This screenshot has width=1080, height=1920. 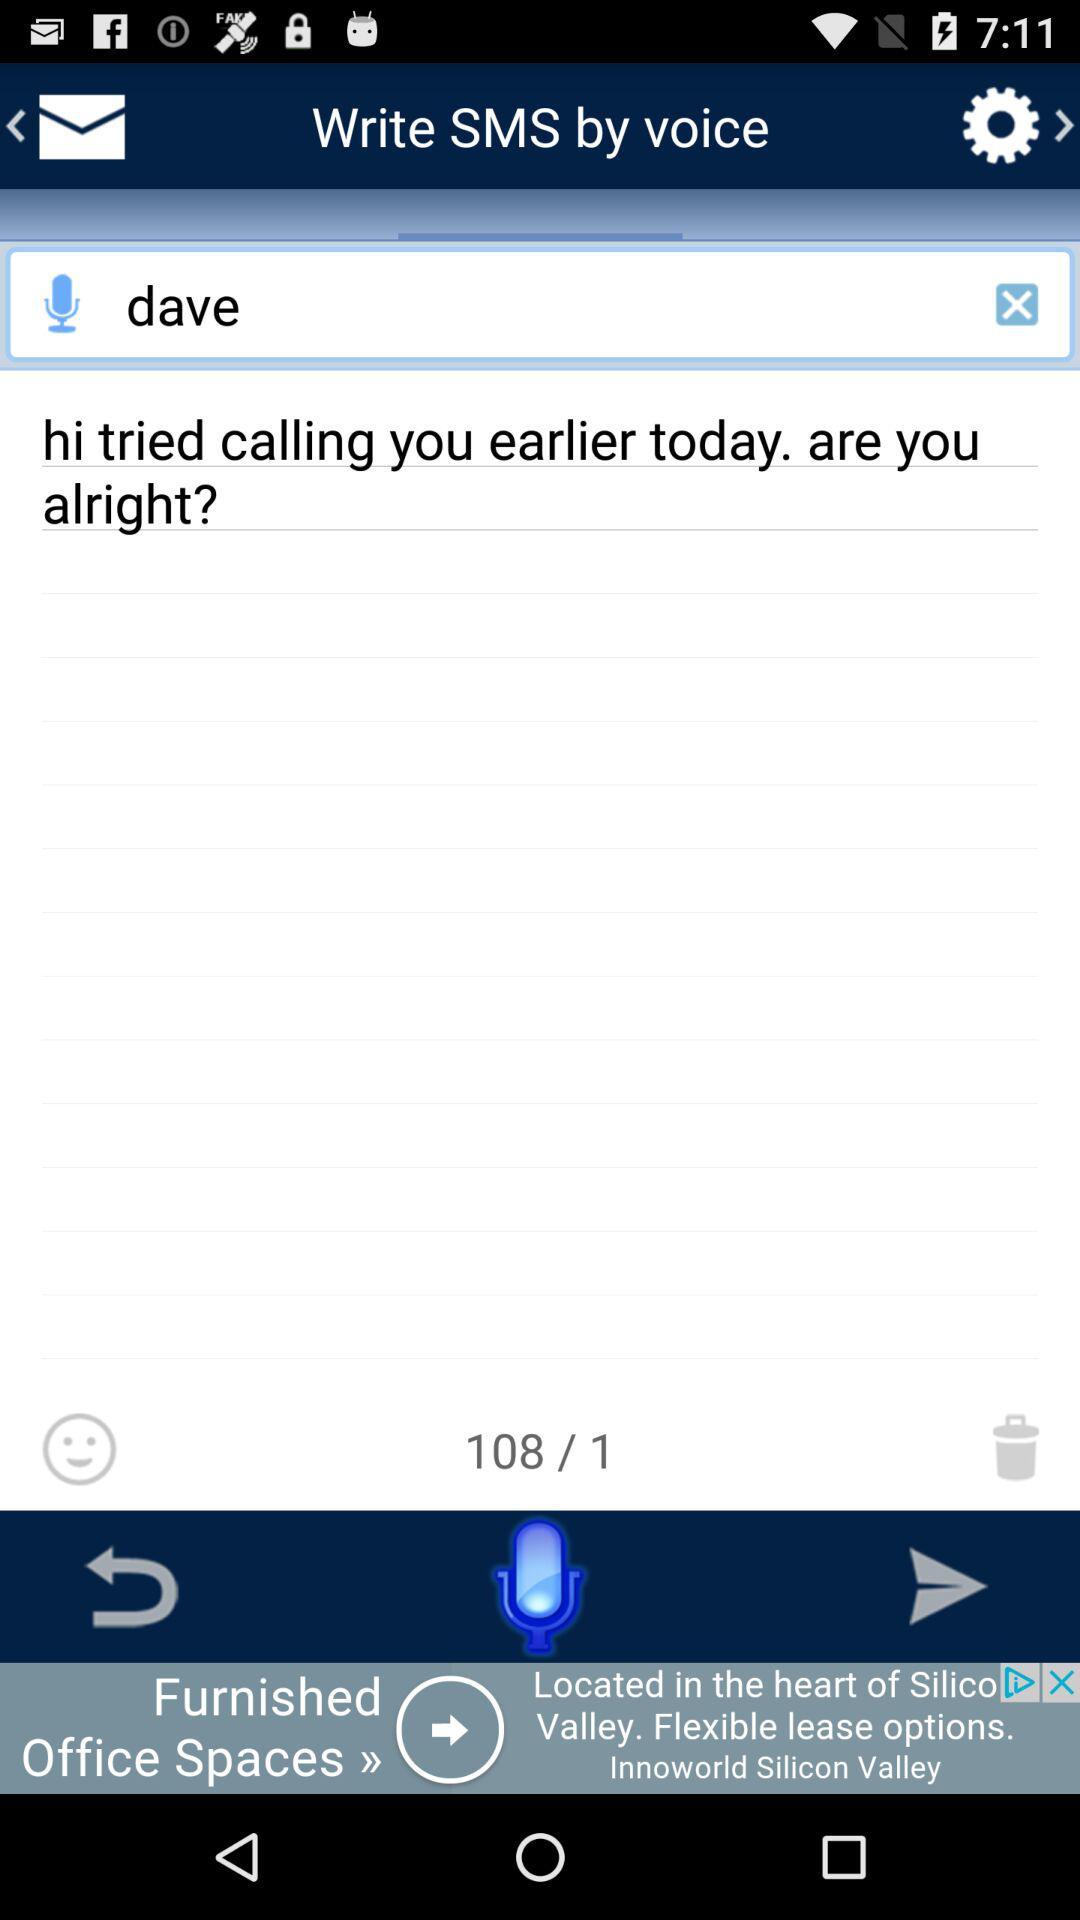 What do you see at coordinates (947, 1585) in the screenshot?
I see `send message` at bounding box center [947, 1585].